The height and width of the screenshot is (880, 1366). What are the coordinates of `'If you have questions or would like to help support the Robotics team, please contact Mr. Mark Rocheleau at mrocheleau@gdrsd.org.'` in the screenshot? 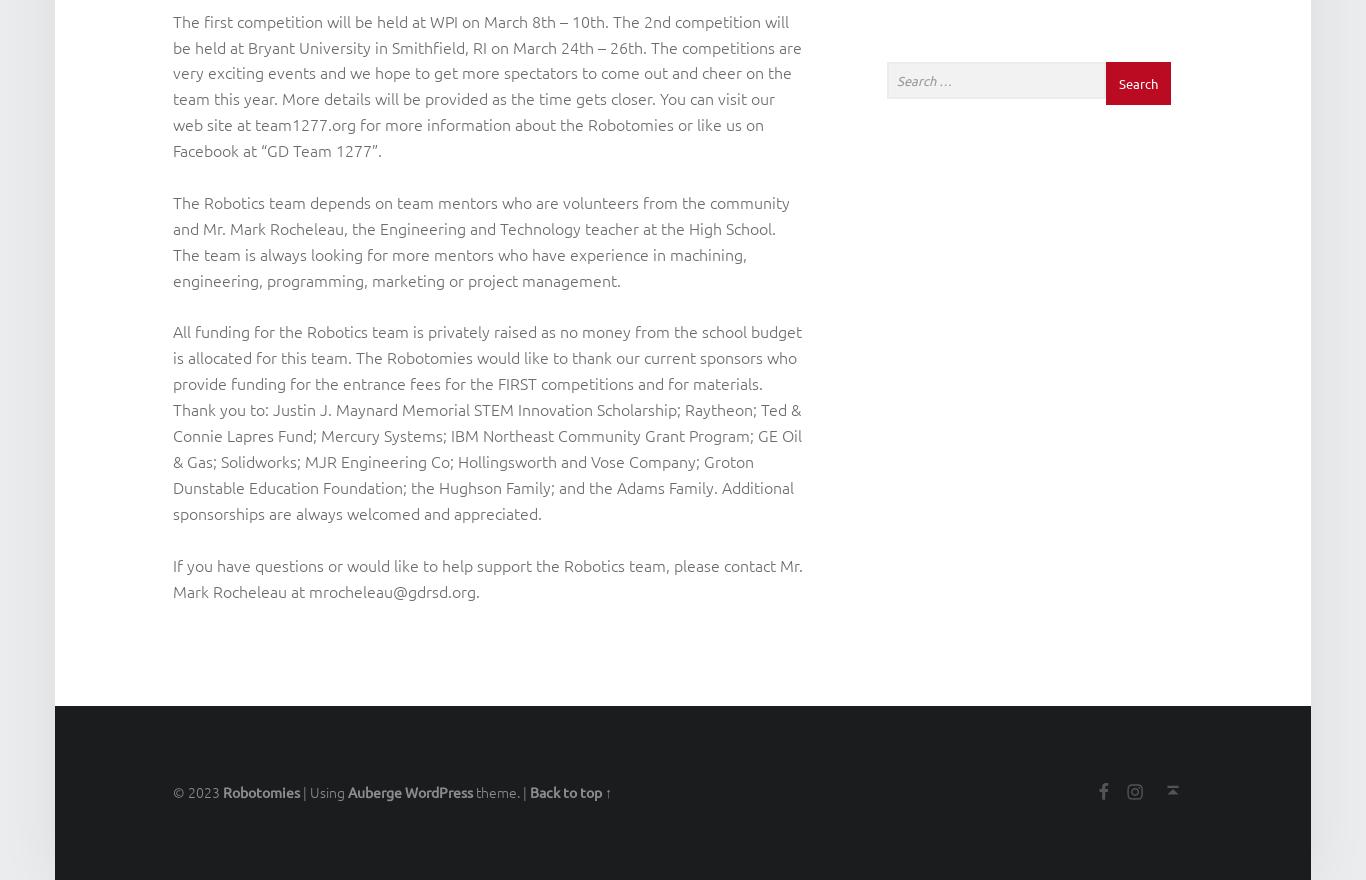 It's located at (487, 577).